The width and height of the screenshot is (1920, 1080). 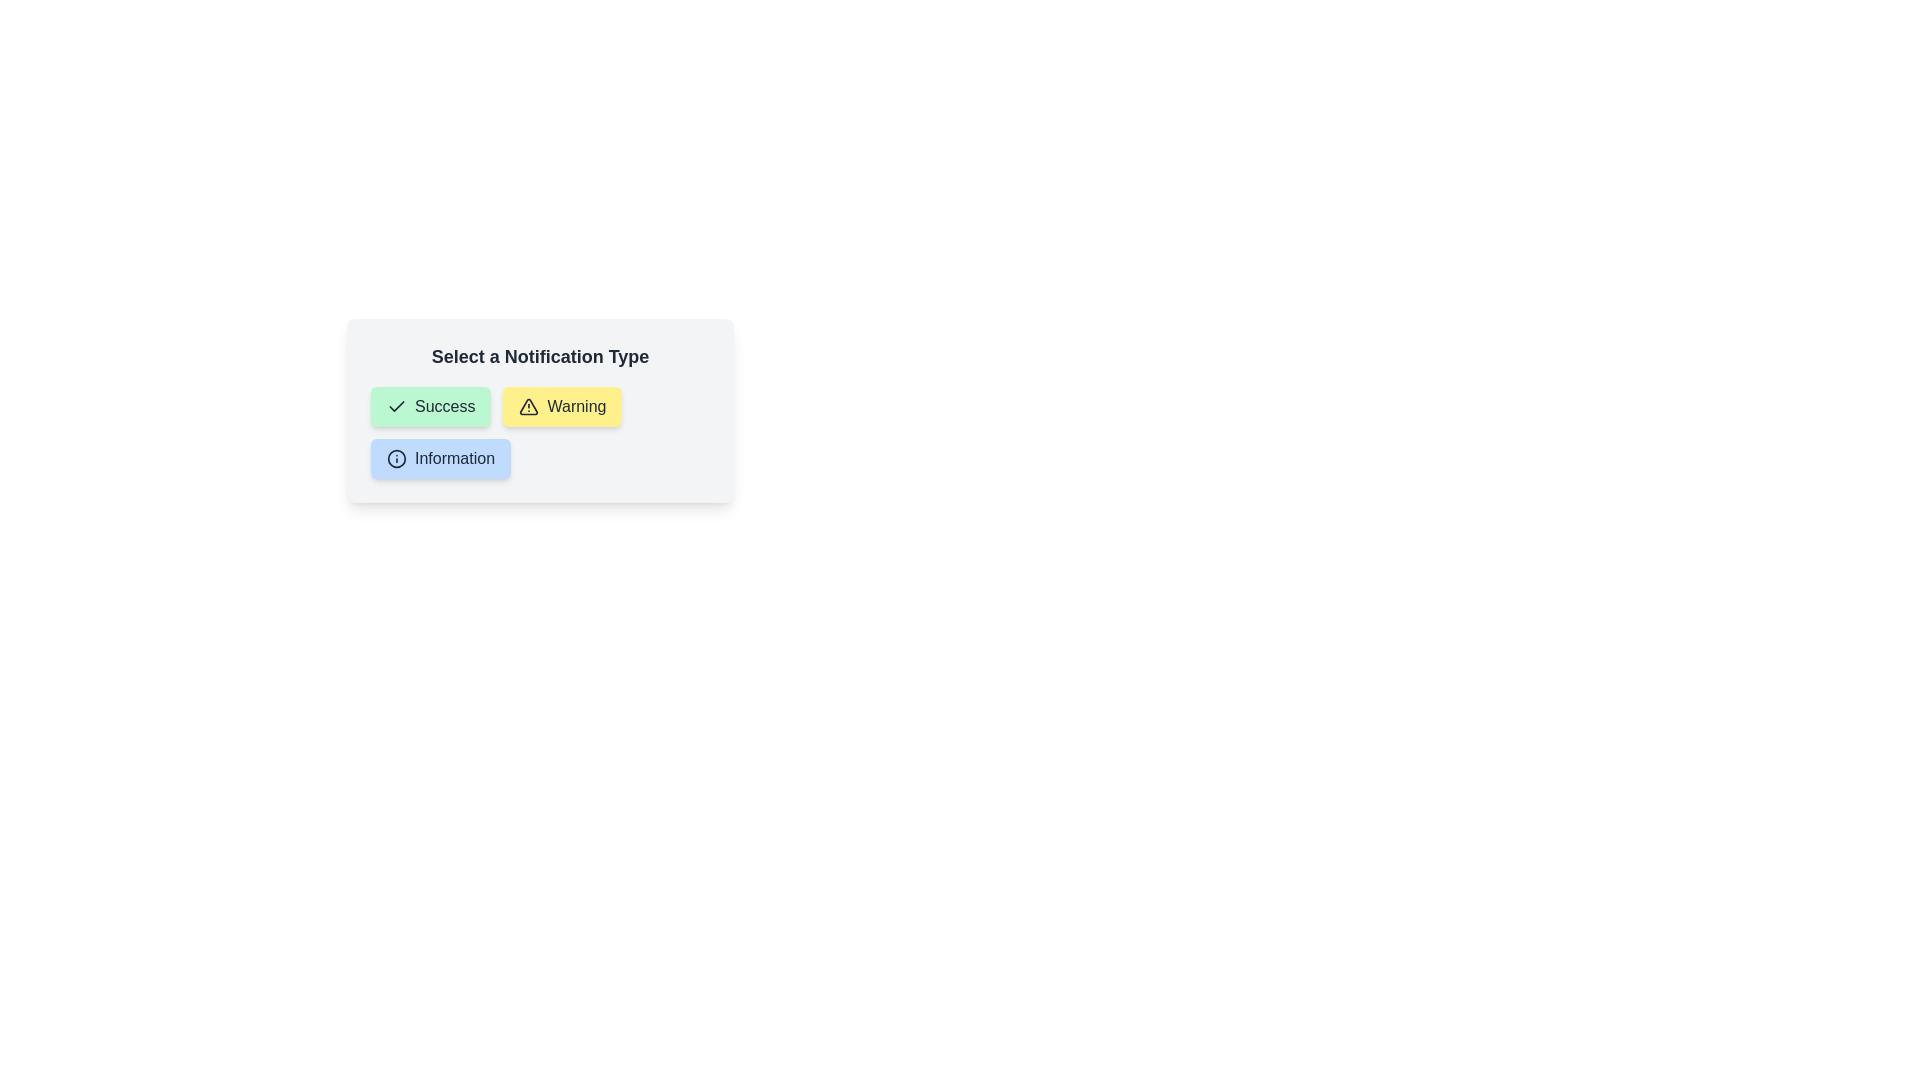 What do you see at coordinates (561, 406) in the screenshot?
I see `the chip labeled Warning` at bounding box center [561, 406].